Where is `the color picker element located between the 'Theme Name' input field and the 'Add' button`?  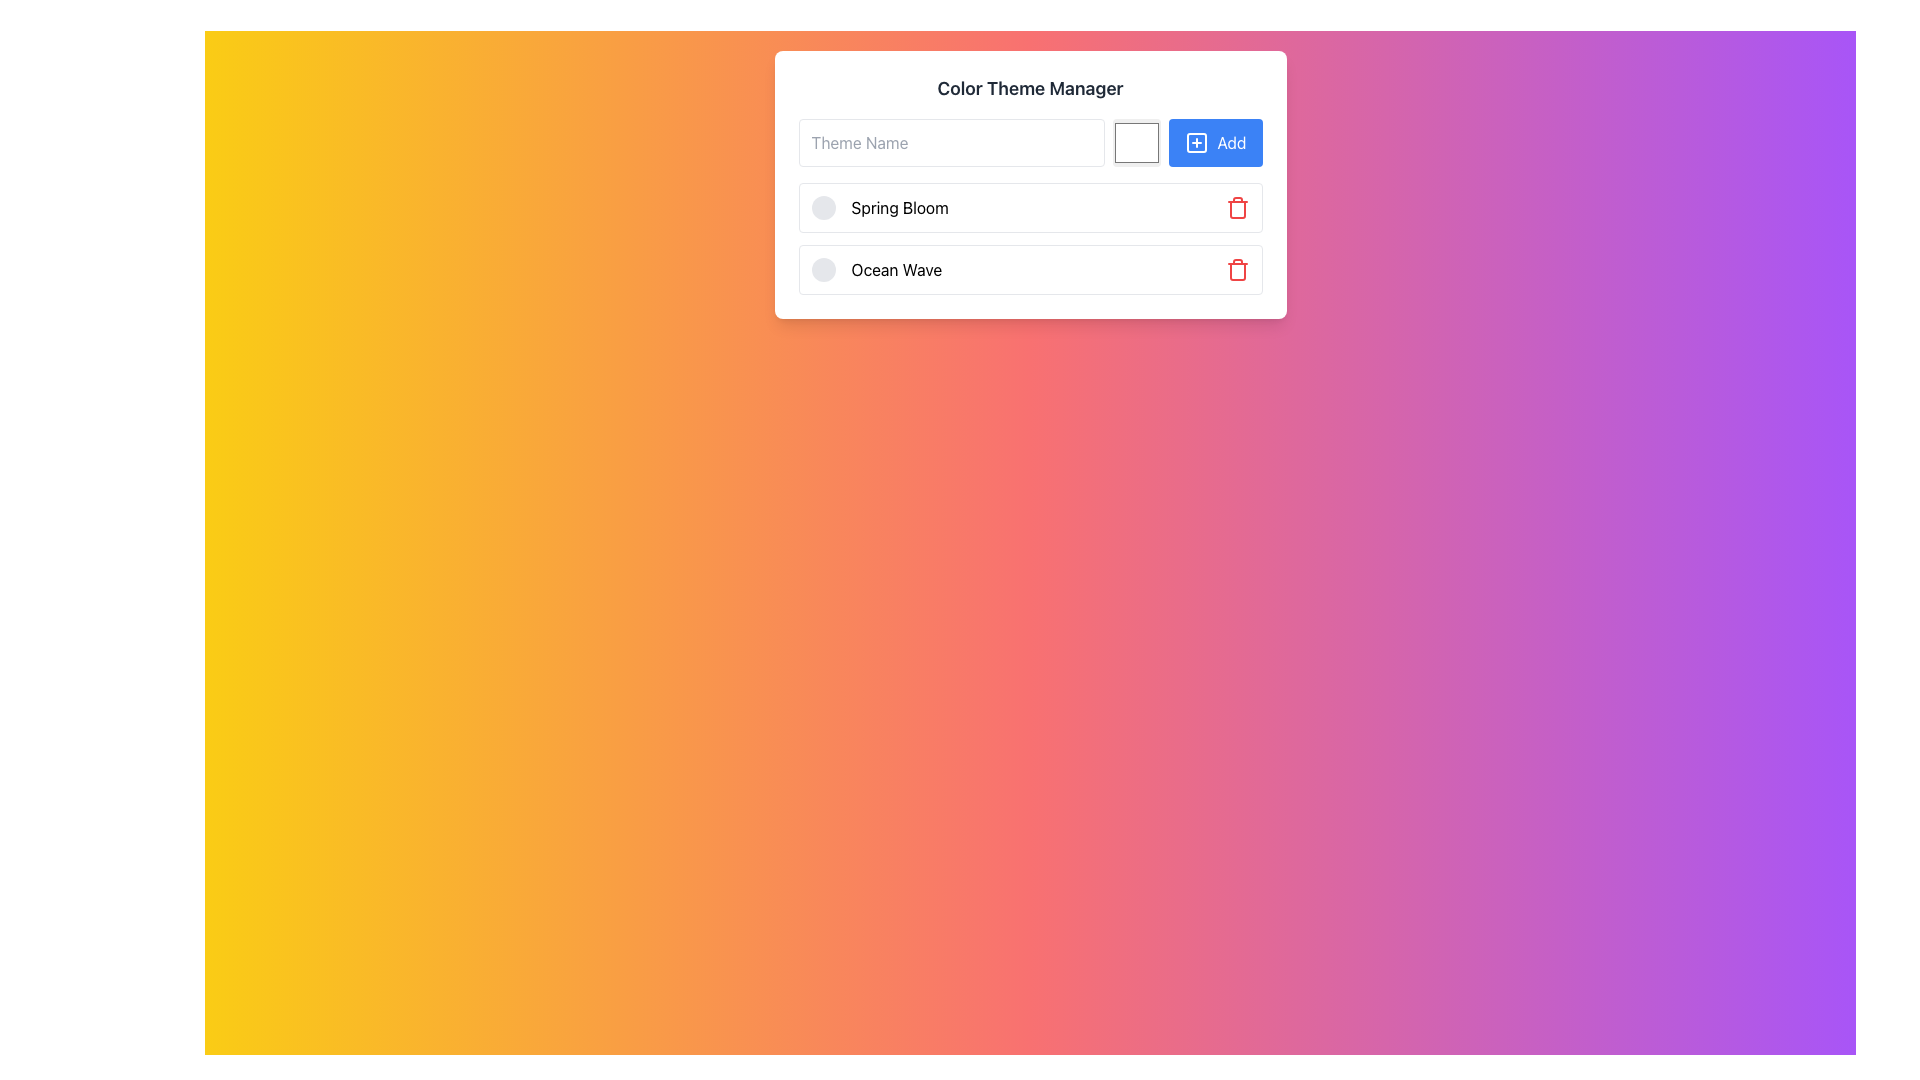
the color picker element located between the 'Theme Name' input field and the 'Add' button is located at coordinates (1137, 141).